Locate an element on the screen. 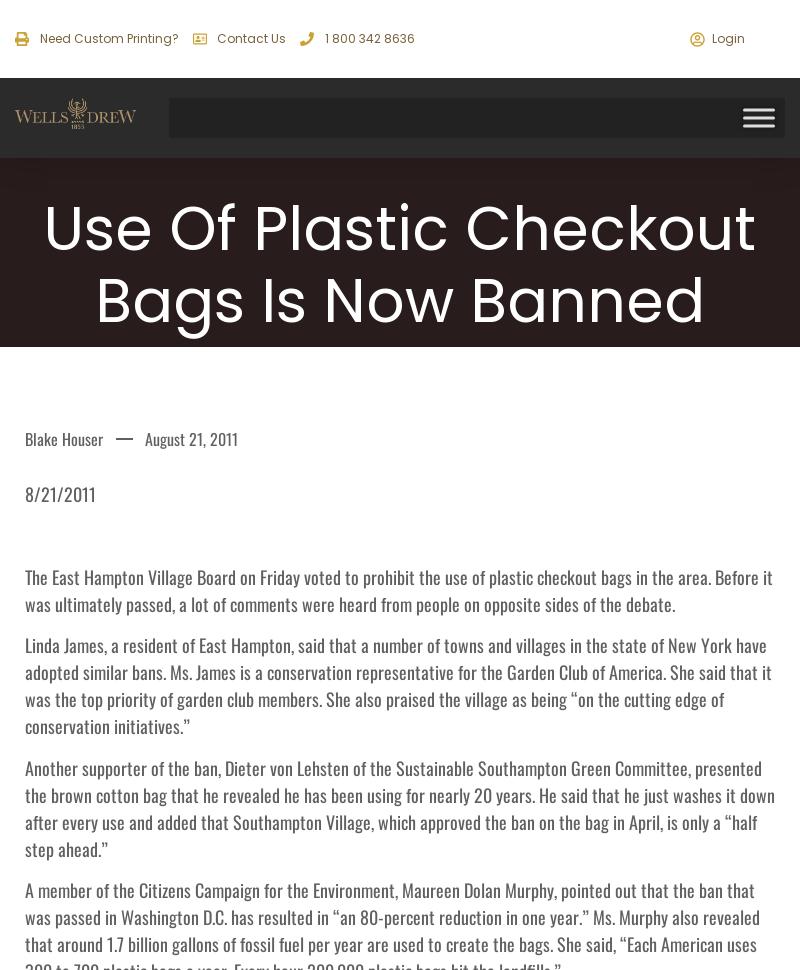 The height and width of the screenshot is (970, 800). 'Need Custom Printing?' is located at coordinates (107, 38).